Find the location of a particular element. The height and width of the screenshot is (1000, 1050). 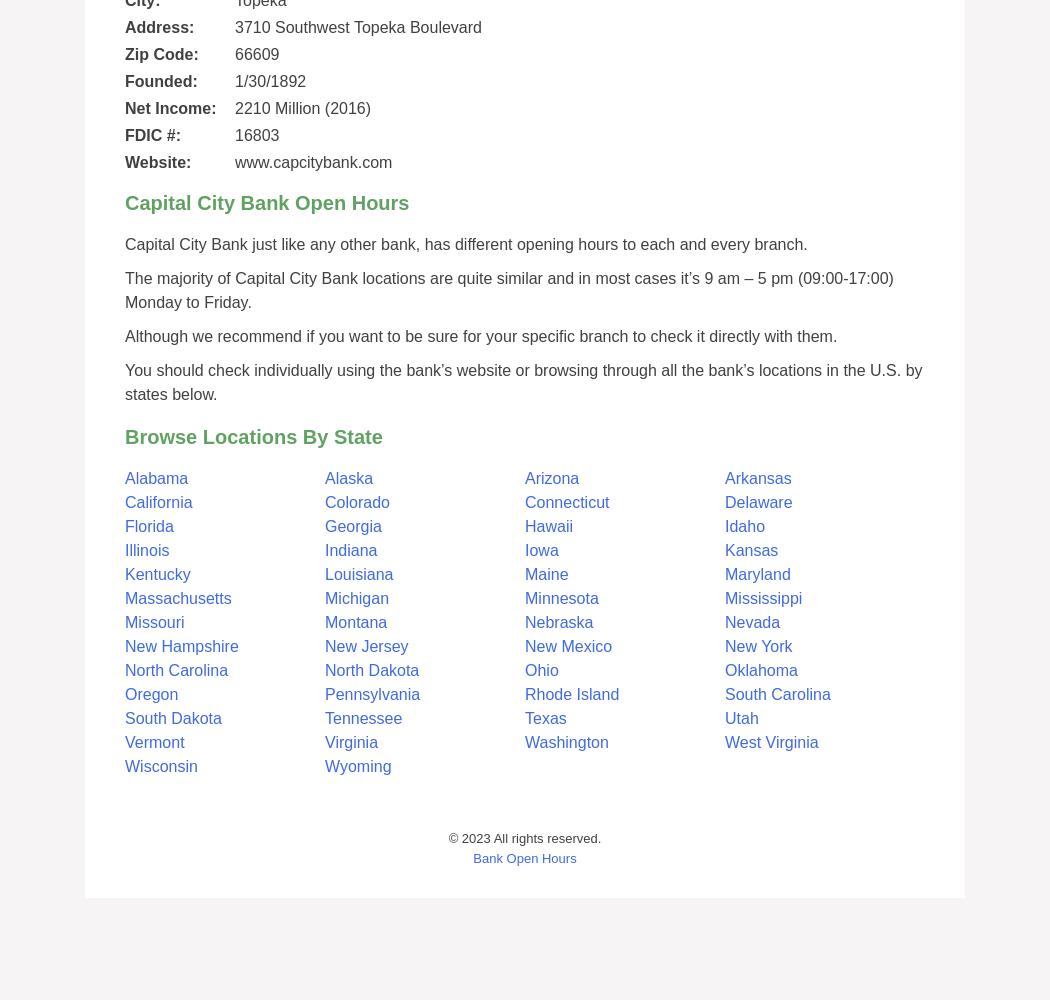

'Address:' is located at coordinates (159, 27).